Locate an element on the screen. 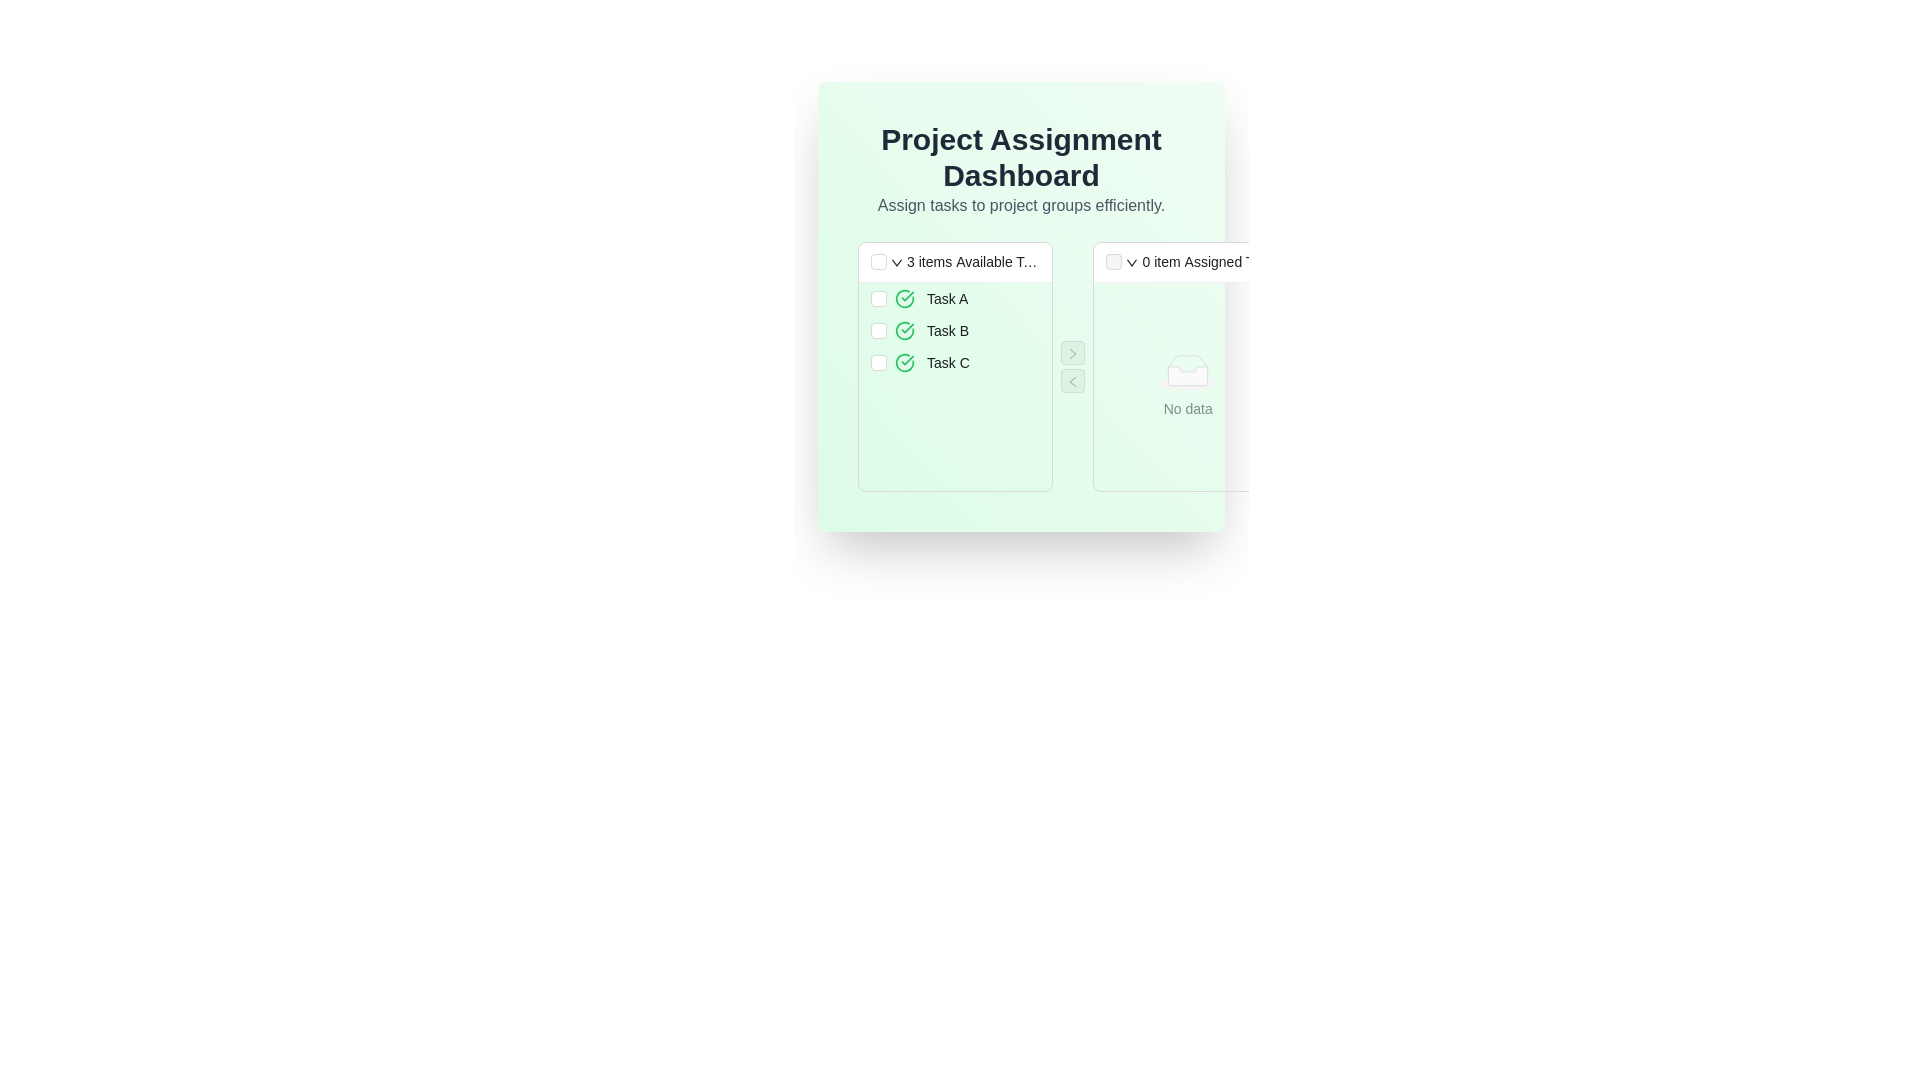 This screenshot has height=1080, width=1920. static text block displaying 'Assign tasks to project groups efficiently.' which is styled in gray and positioned directly beneath the title 'Project Assignment Dashboard' is located at coordinates (1021, 205).